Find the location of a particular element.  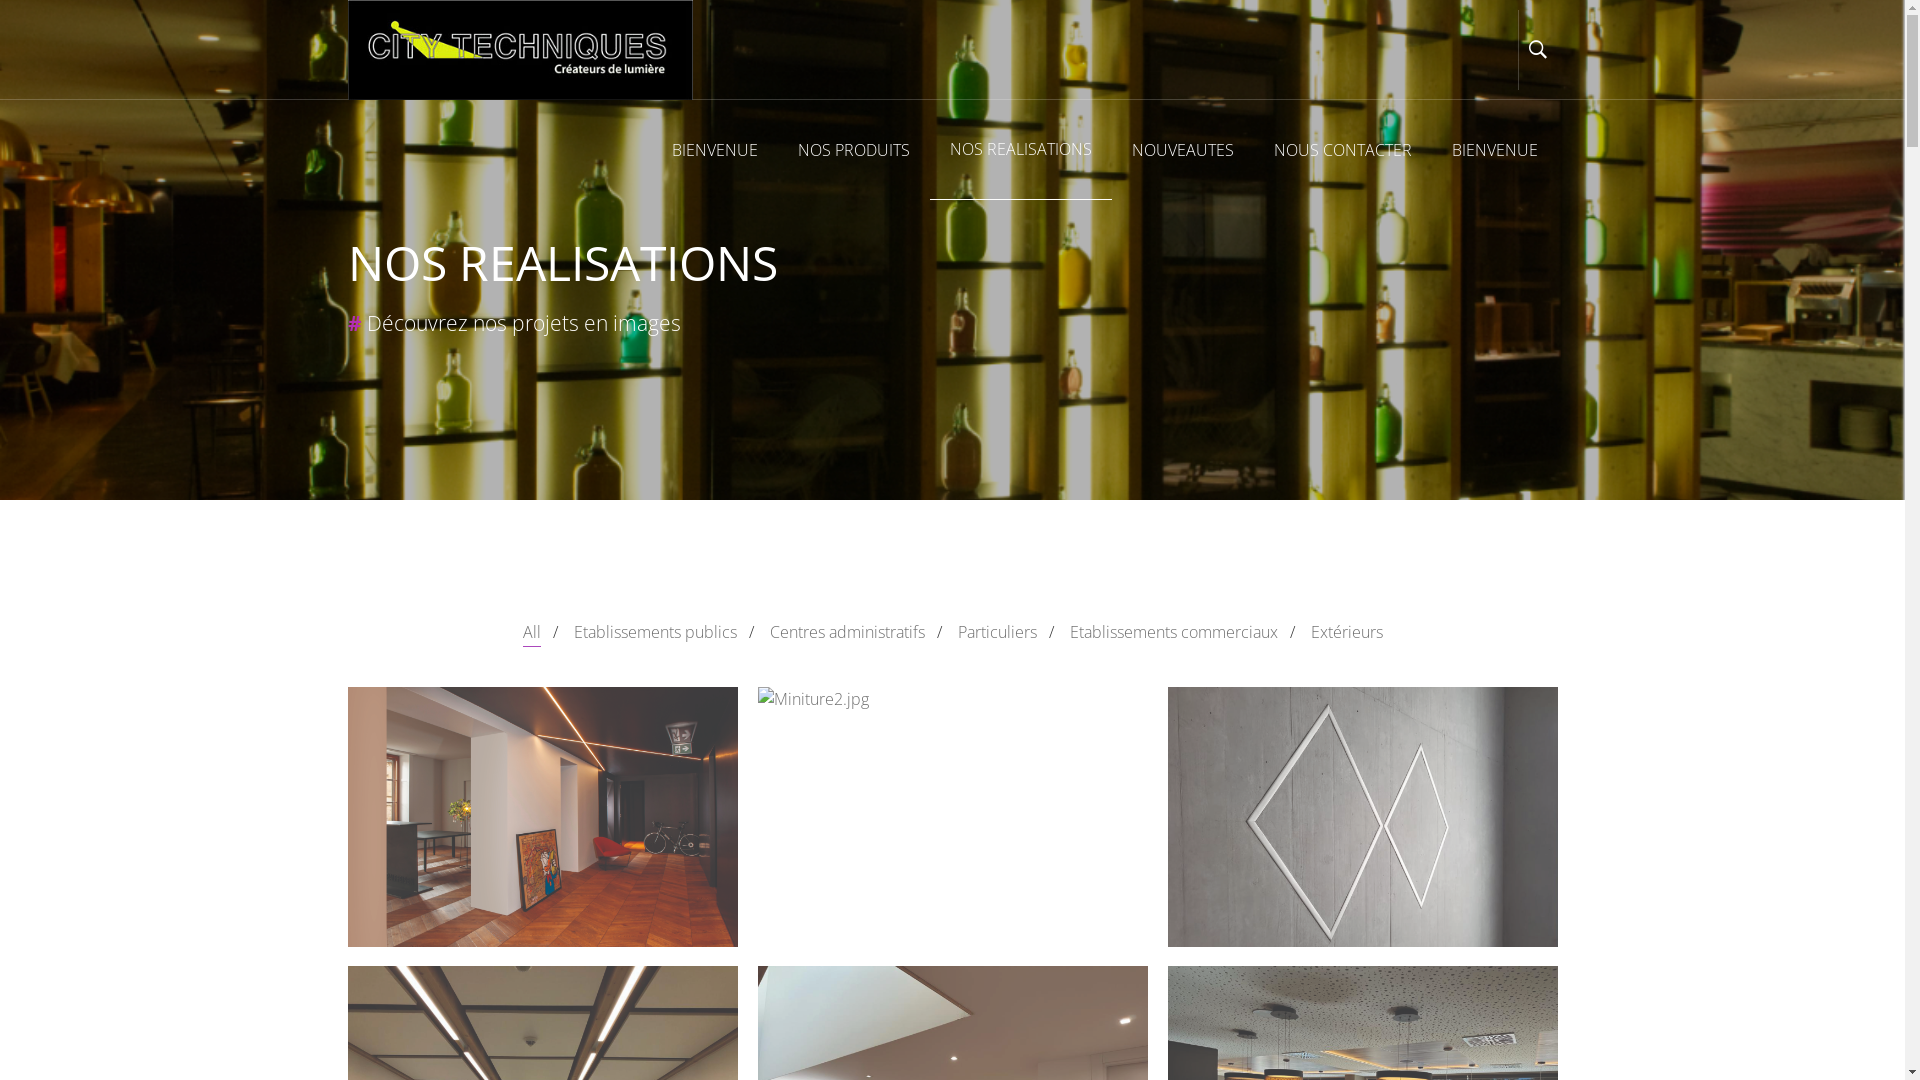

'NOS PRODUITS' is located at coordinates (854, 149).